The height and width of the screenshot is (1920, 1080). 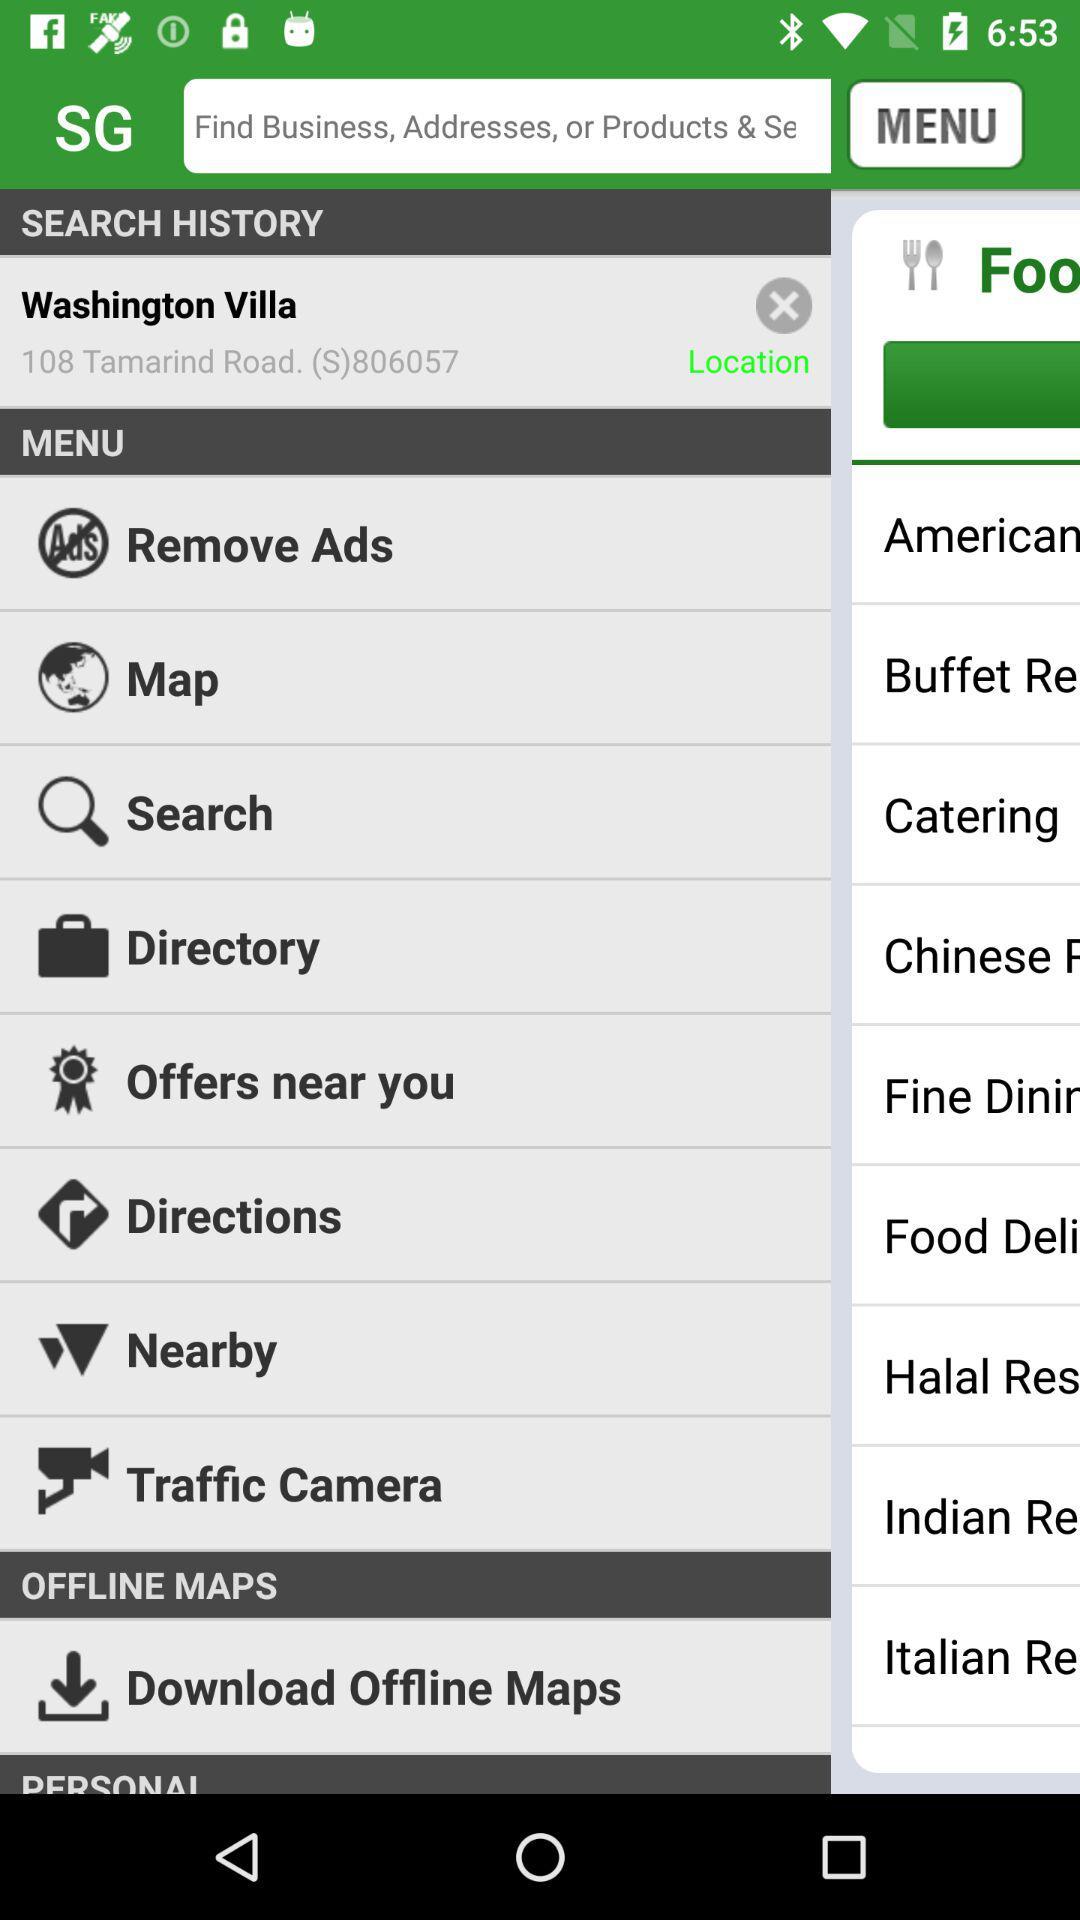 I want to click on the icon below the offers near you icon, so click(x=540, y=1213).